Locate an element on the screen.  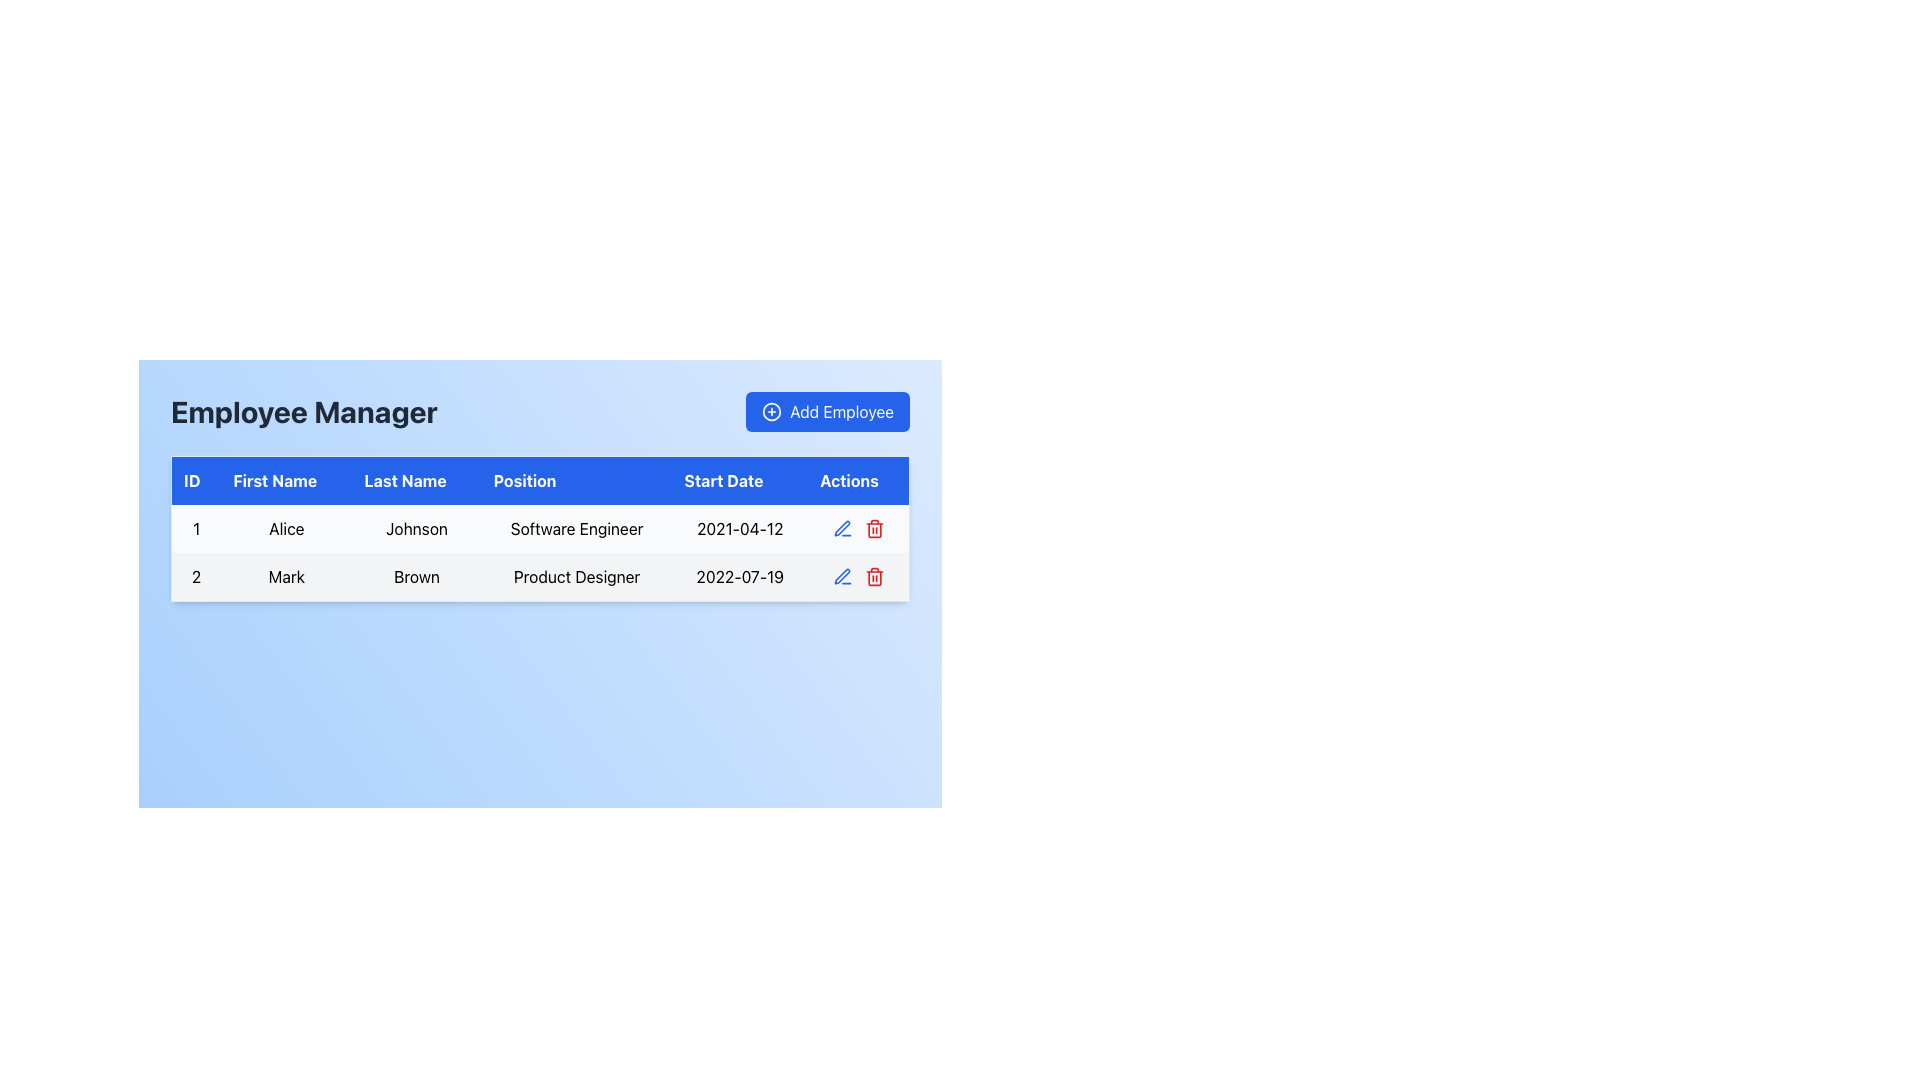
the detailed information displayed in the second row of the employee table under the 'Employee Manager' section is located at coordinates (540, 577).